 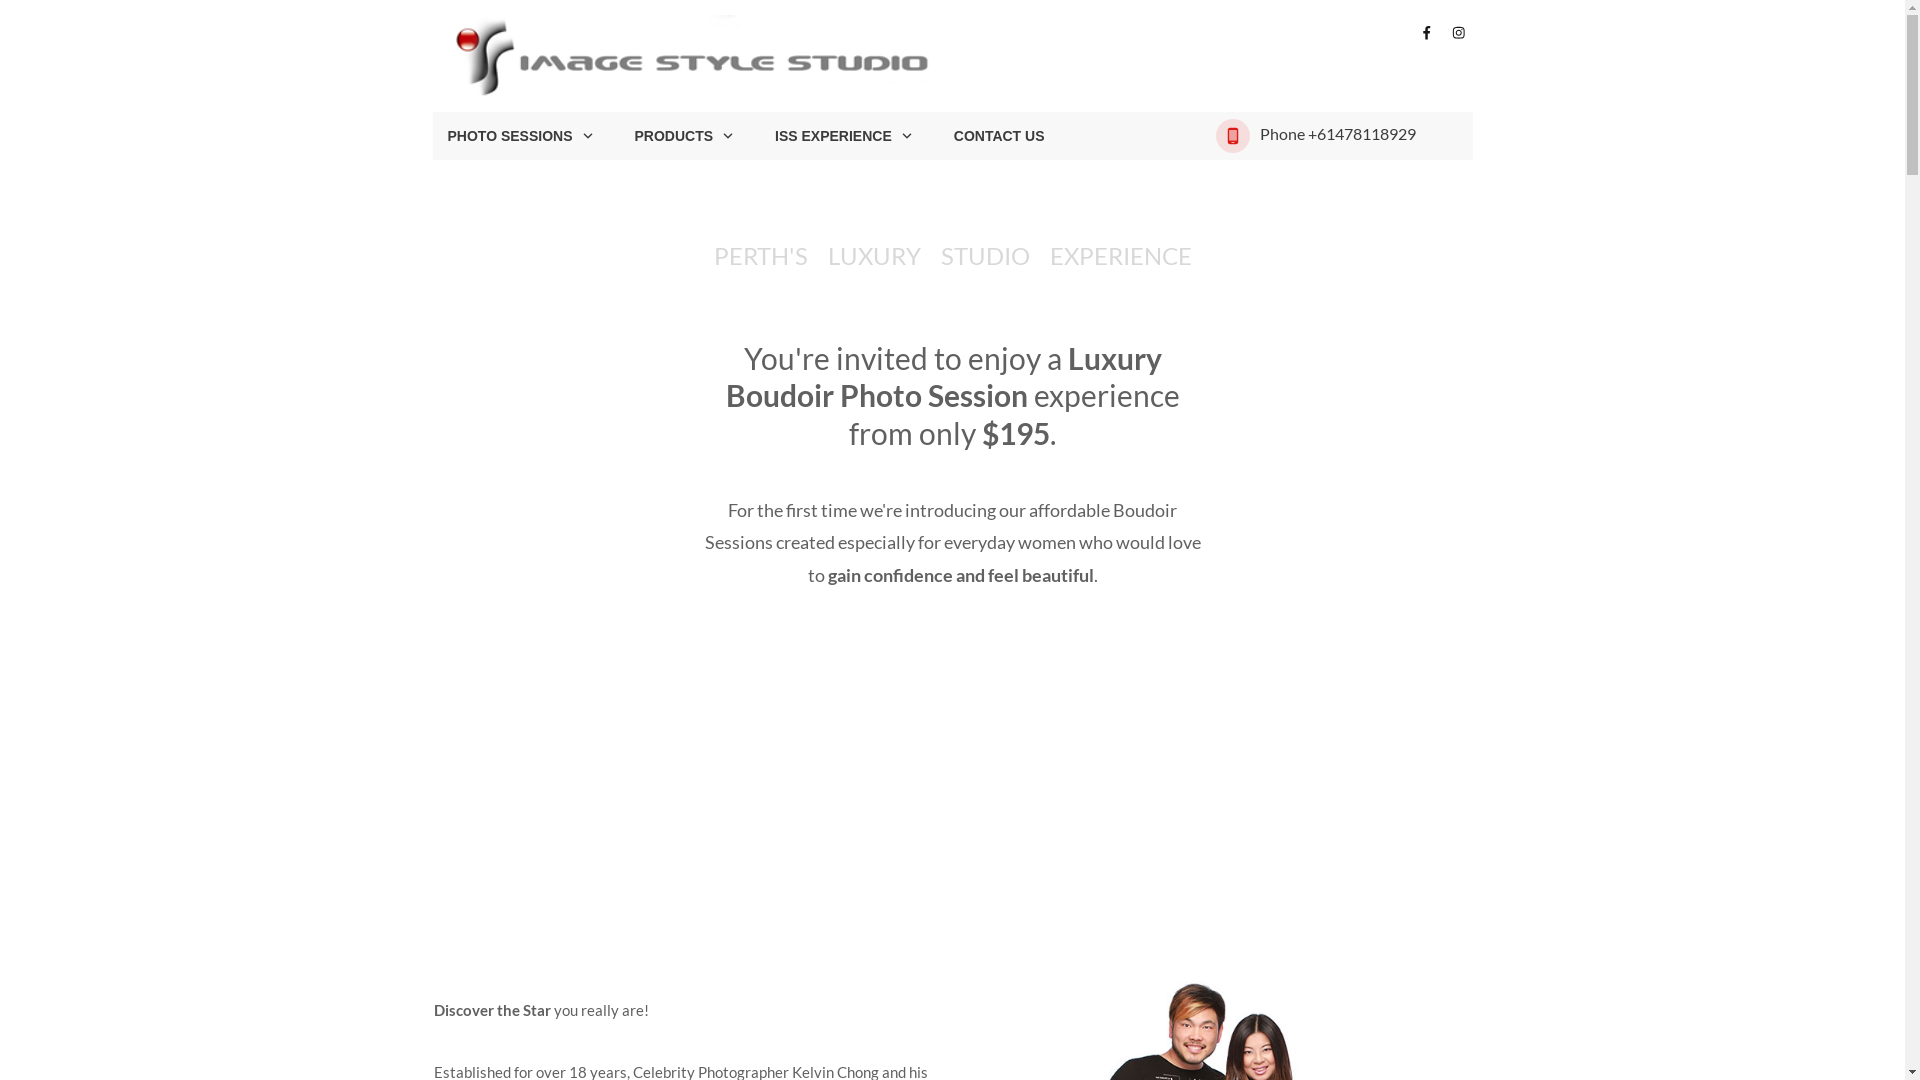 I want to click on 'PHOTO SESSIONS', so click(x=521, y=135).